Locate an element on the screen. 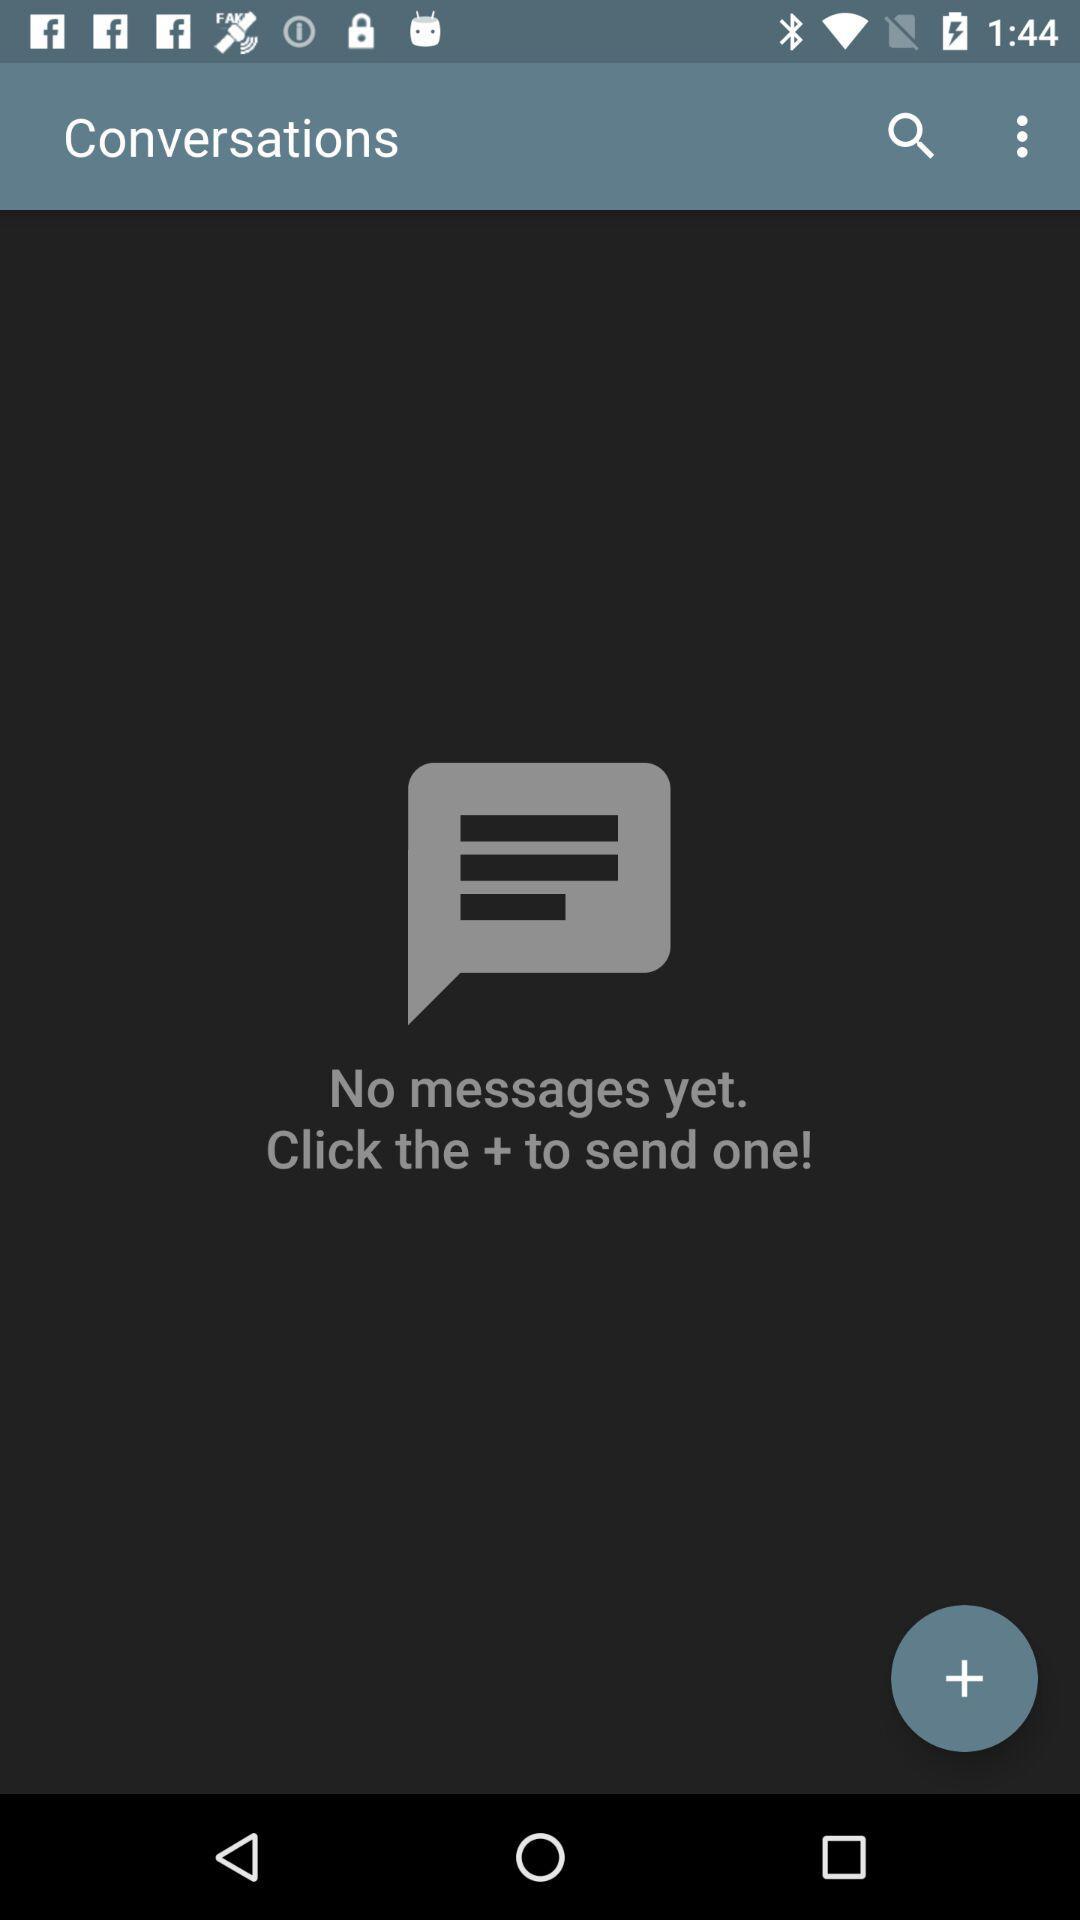 The height and width of the screenshot is (1920, 1080). start message is located at coordinates (963, 1678).